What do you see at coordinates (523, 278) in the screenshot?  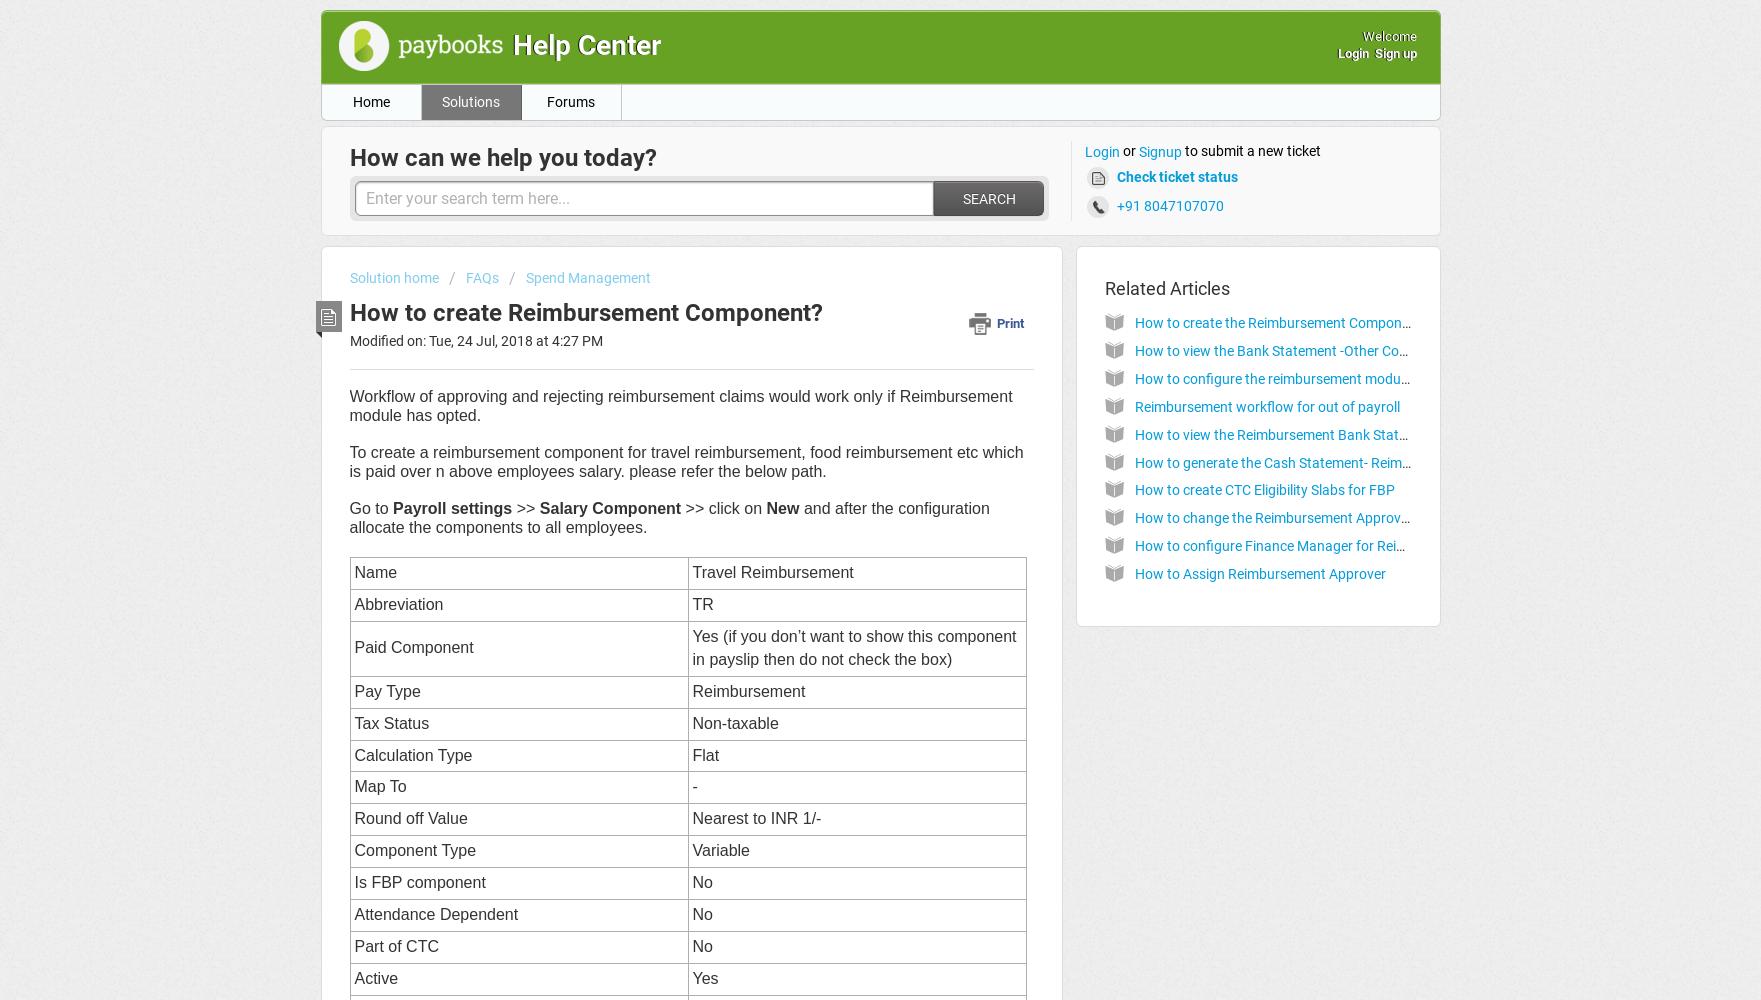 I see `'Spend Management'` at bounding box center [523, 278].